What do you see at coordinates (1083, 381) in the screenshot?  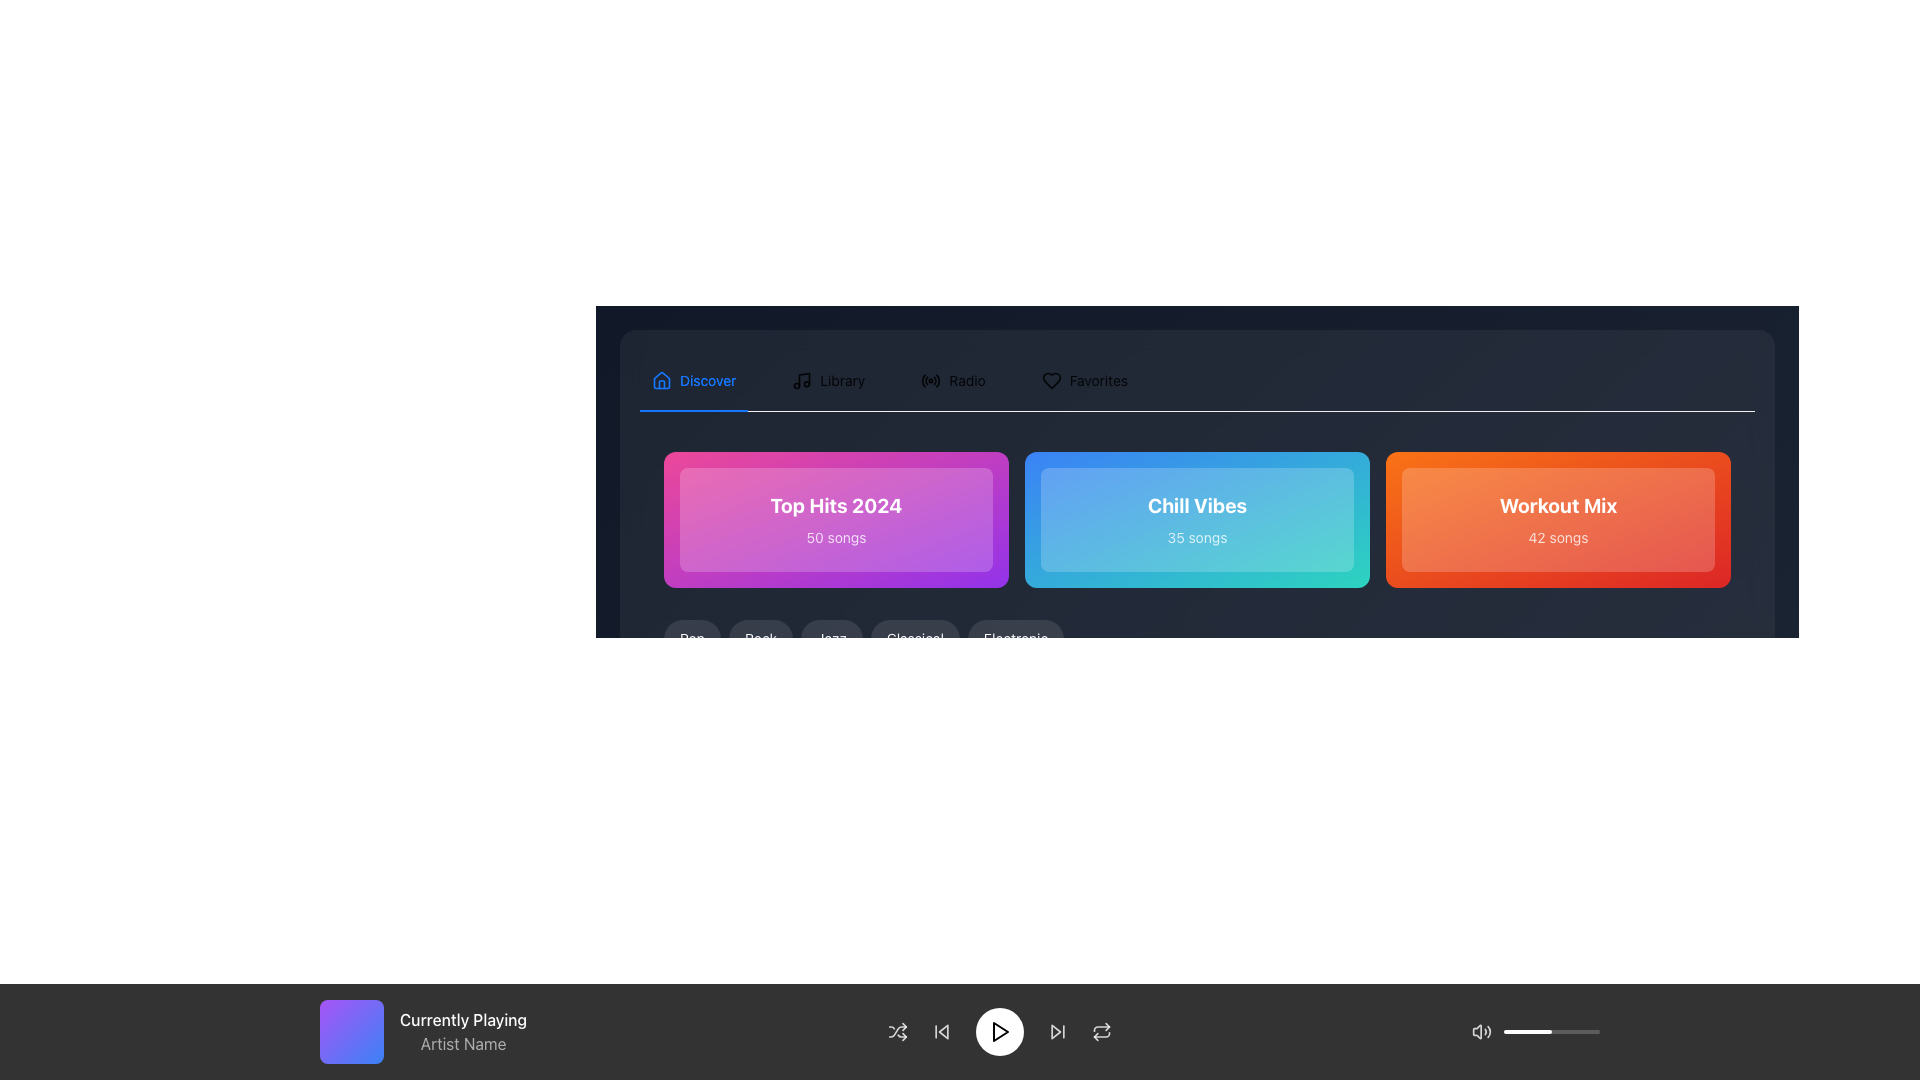 I see `the 'Favorites' tab, which is the fourth tab in the navigation bar located at the top of the interface, styled with dark text and a heart icon` at bounding box center [1083, 381].